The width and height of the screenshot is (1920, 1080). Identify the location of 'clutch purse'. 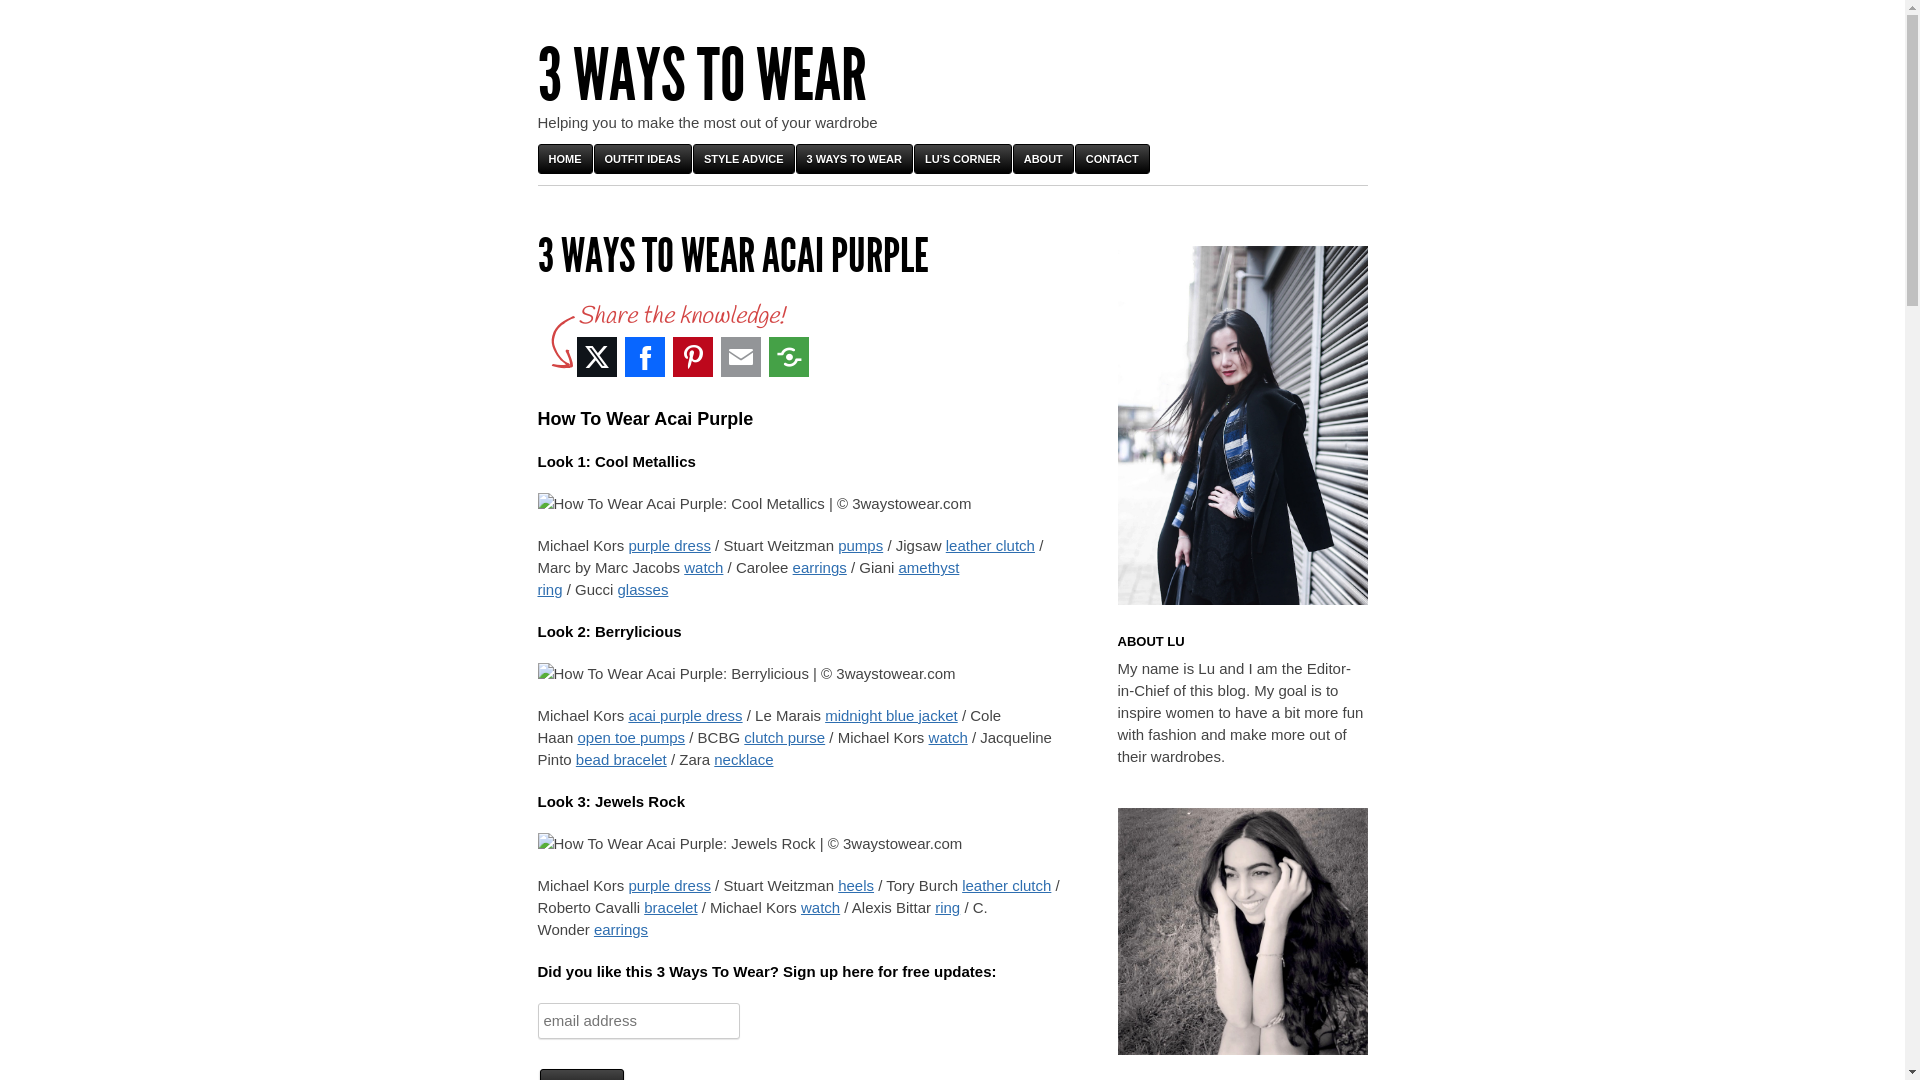
(743, 737).